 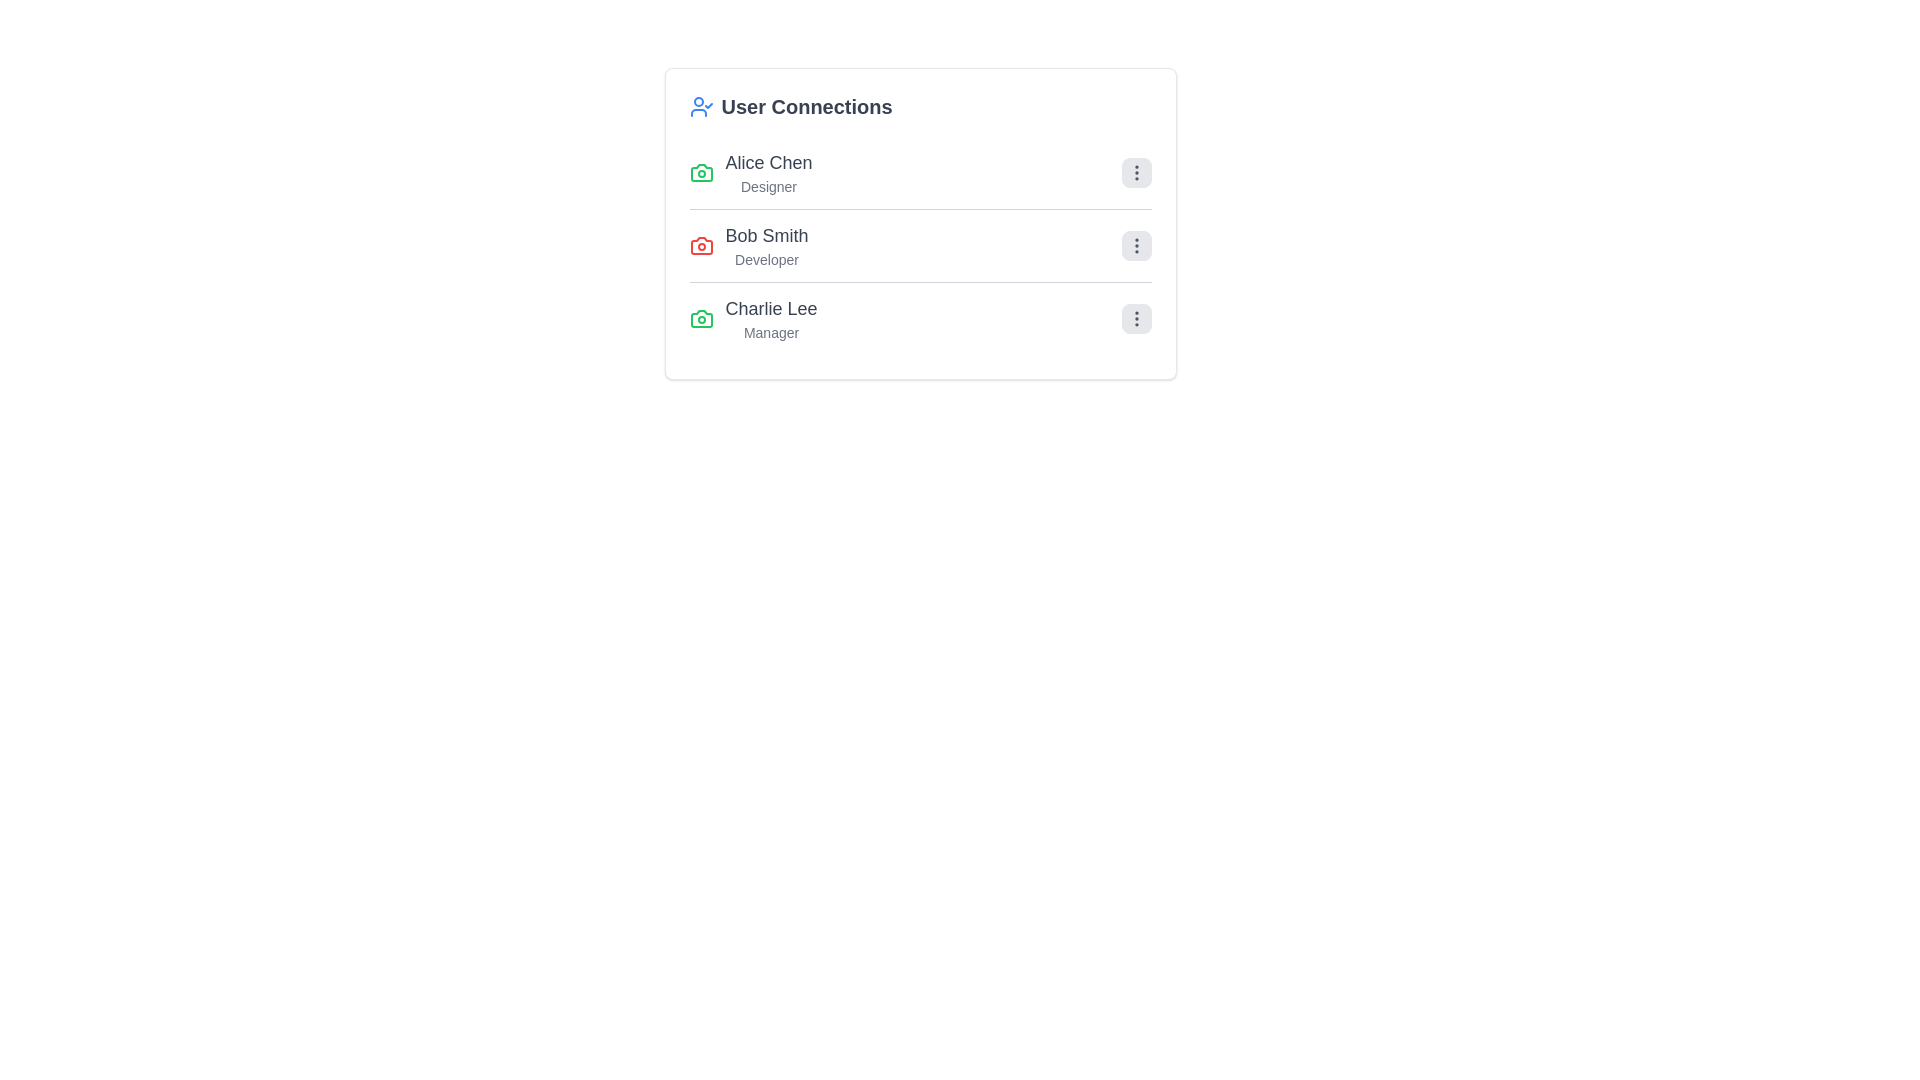 I want to click on the heading text that serves as a title for the user connections section, located at the top of the card structure, to the right of the user-check icon, so click(x=807, y=107).